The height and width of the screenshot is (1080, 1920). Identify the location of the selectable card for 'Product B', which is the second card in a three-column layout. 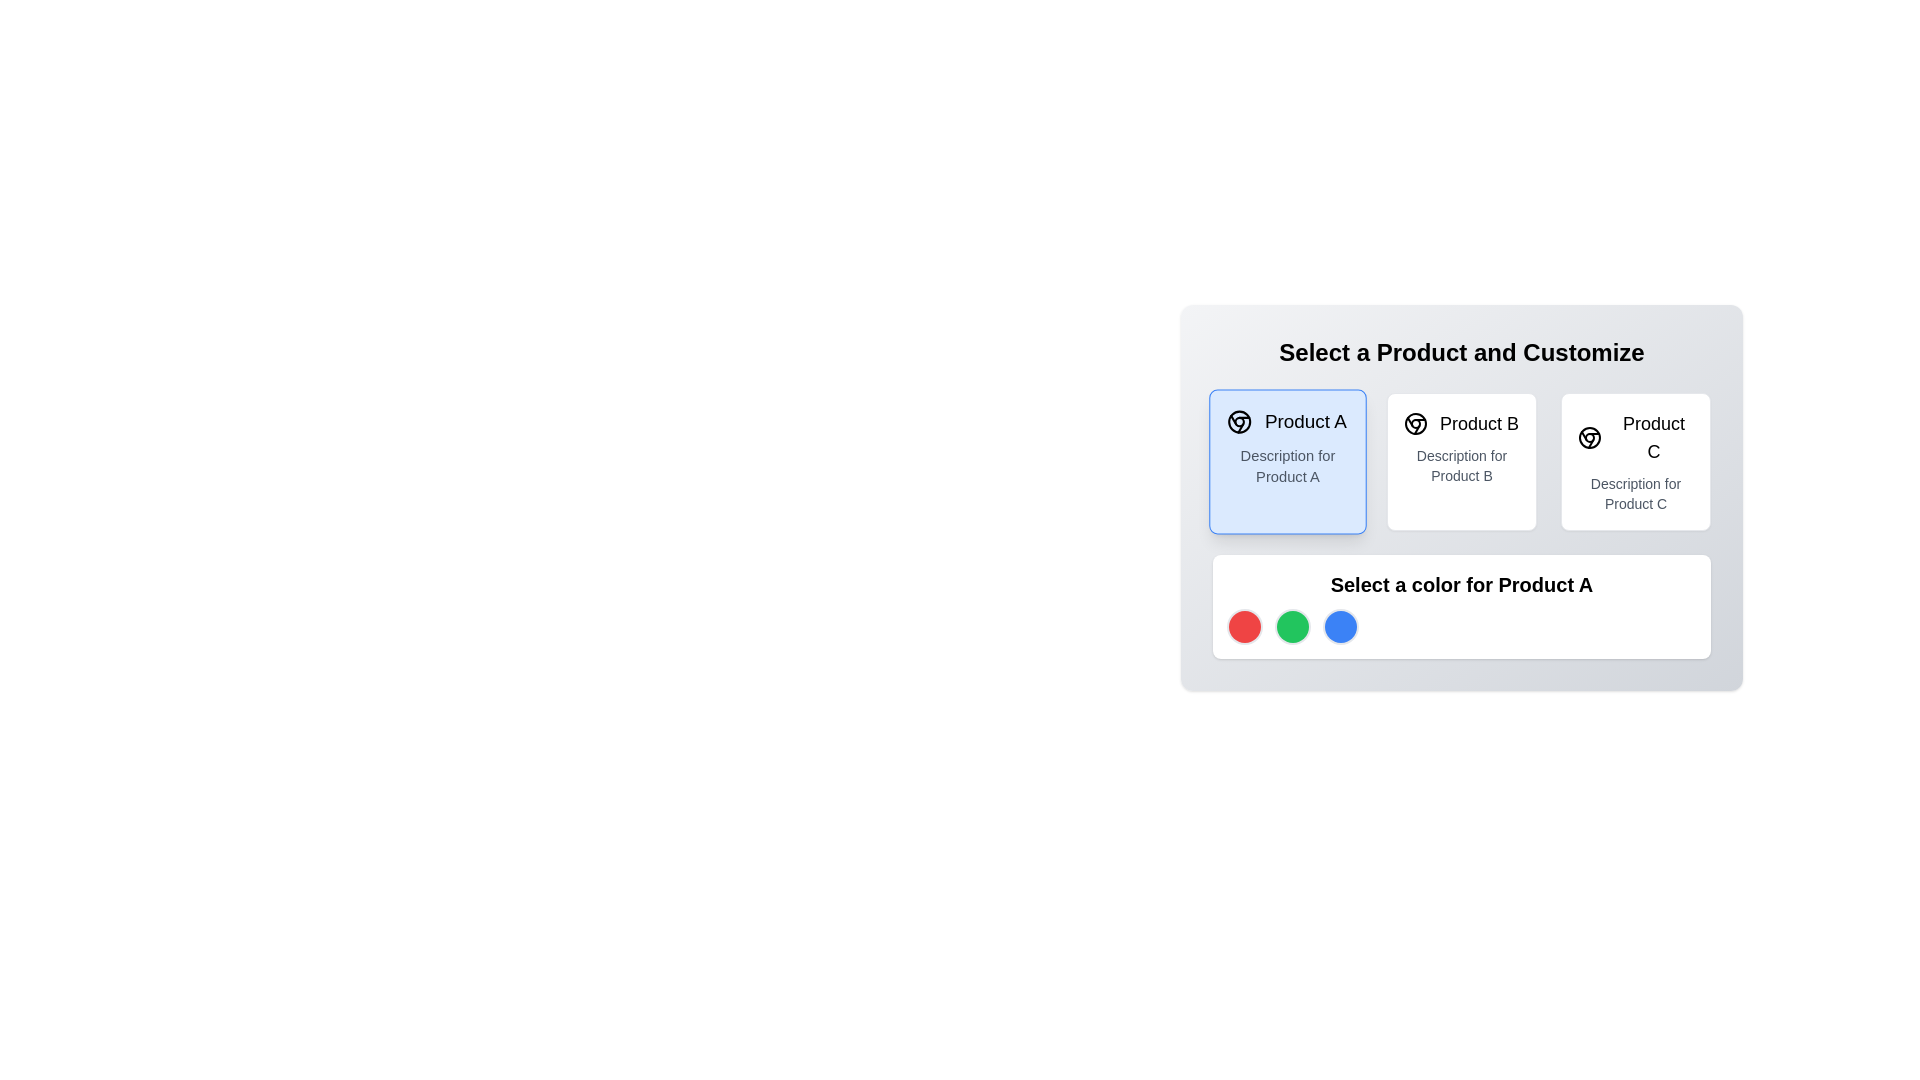
(1462, 462).